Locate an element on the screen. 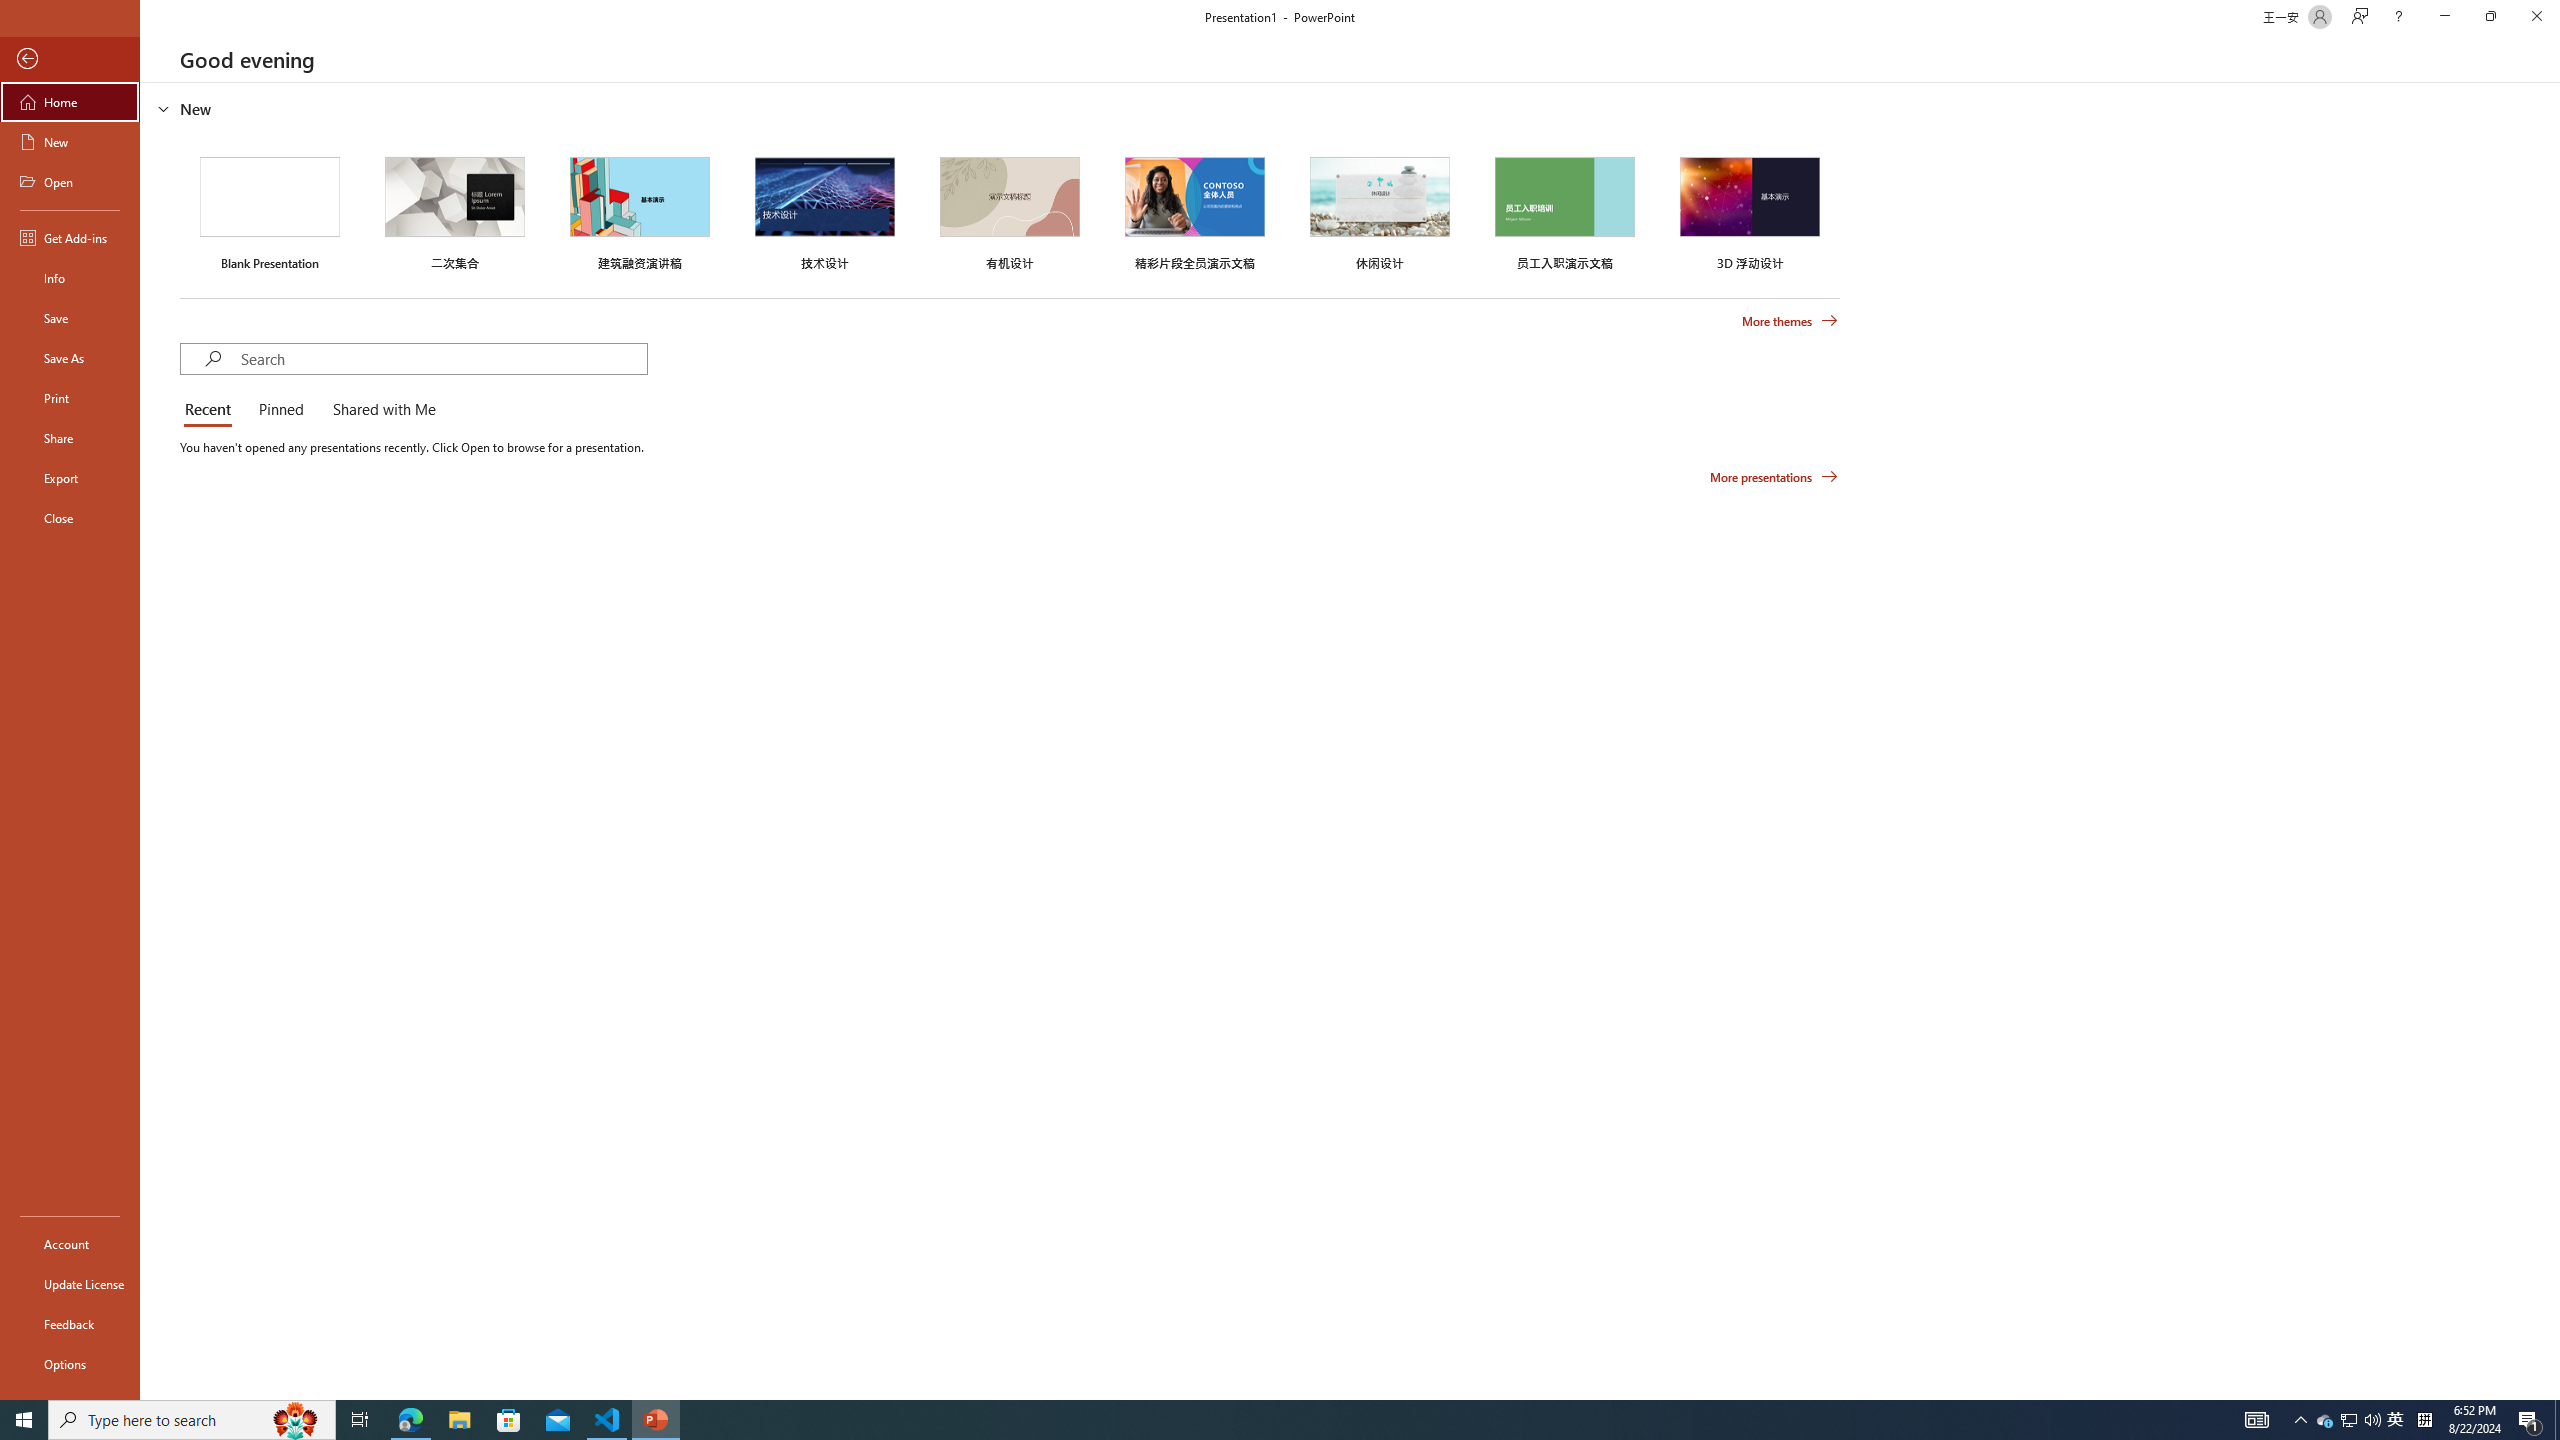 Image resolution: width=2560 pixels, height=1440 pixels. 'Update License' is located at coordinates (69, 1283).